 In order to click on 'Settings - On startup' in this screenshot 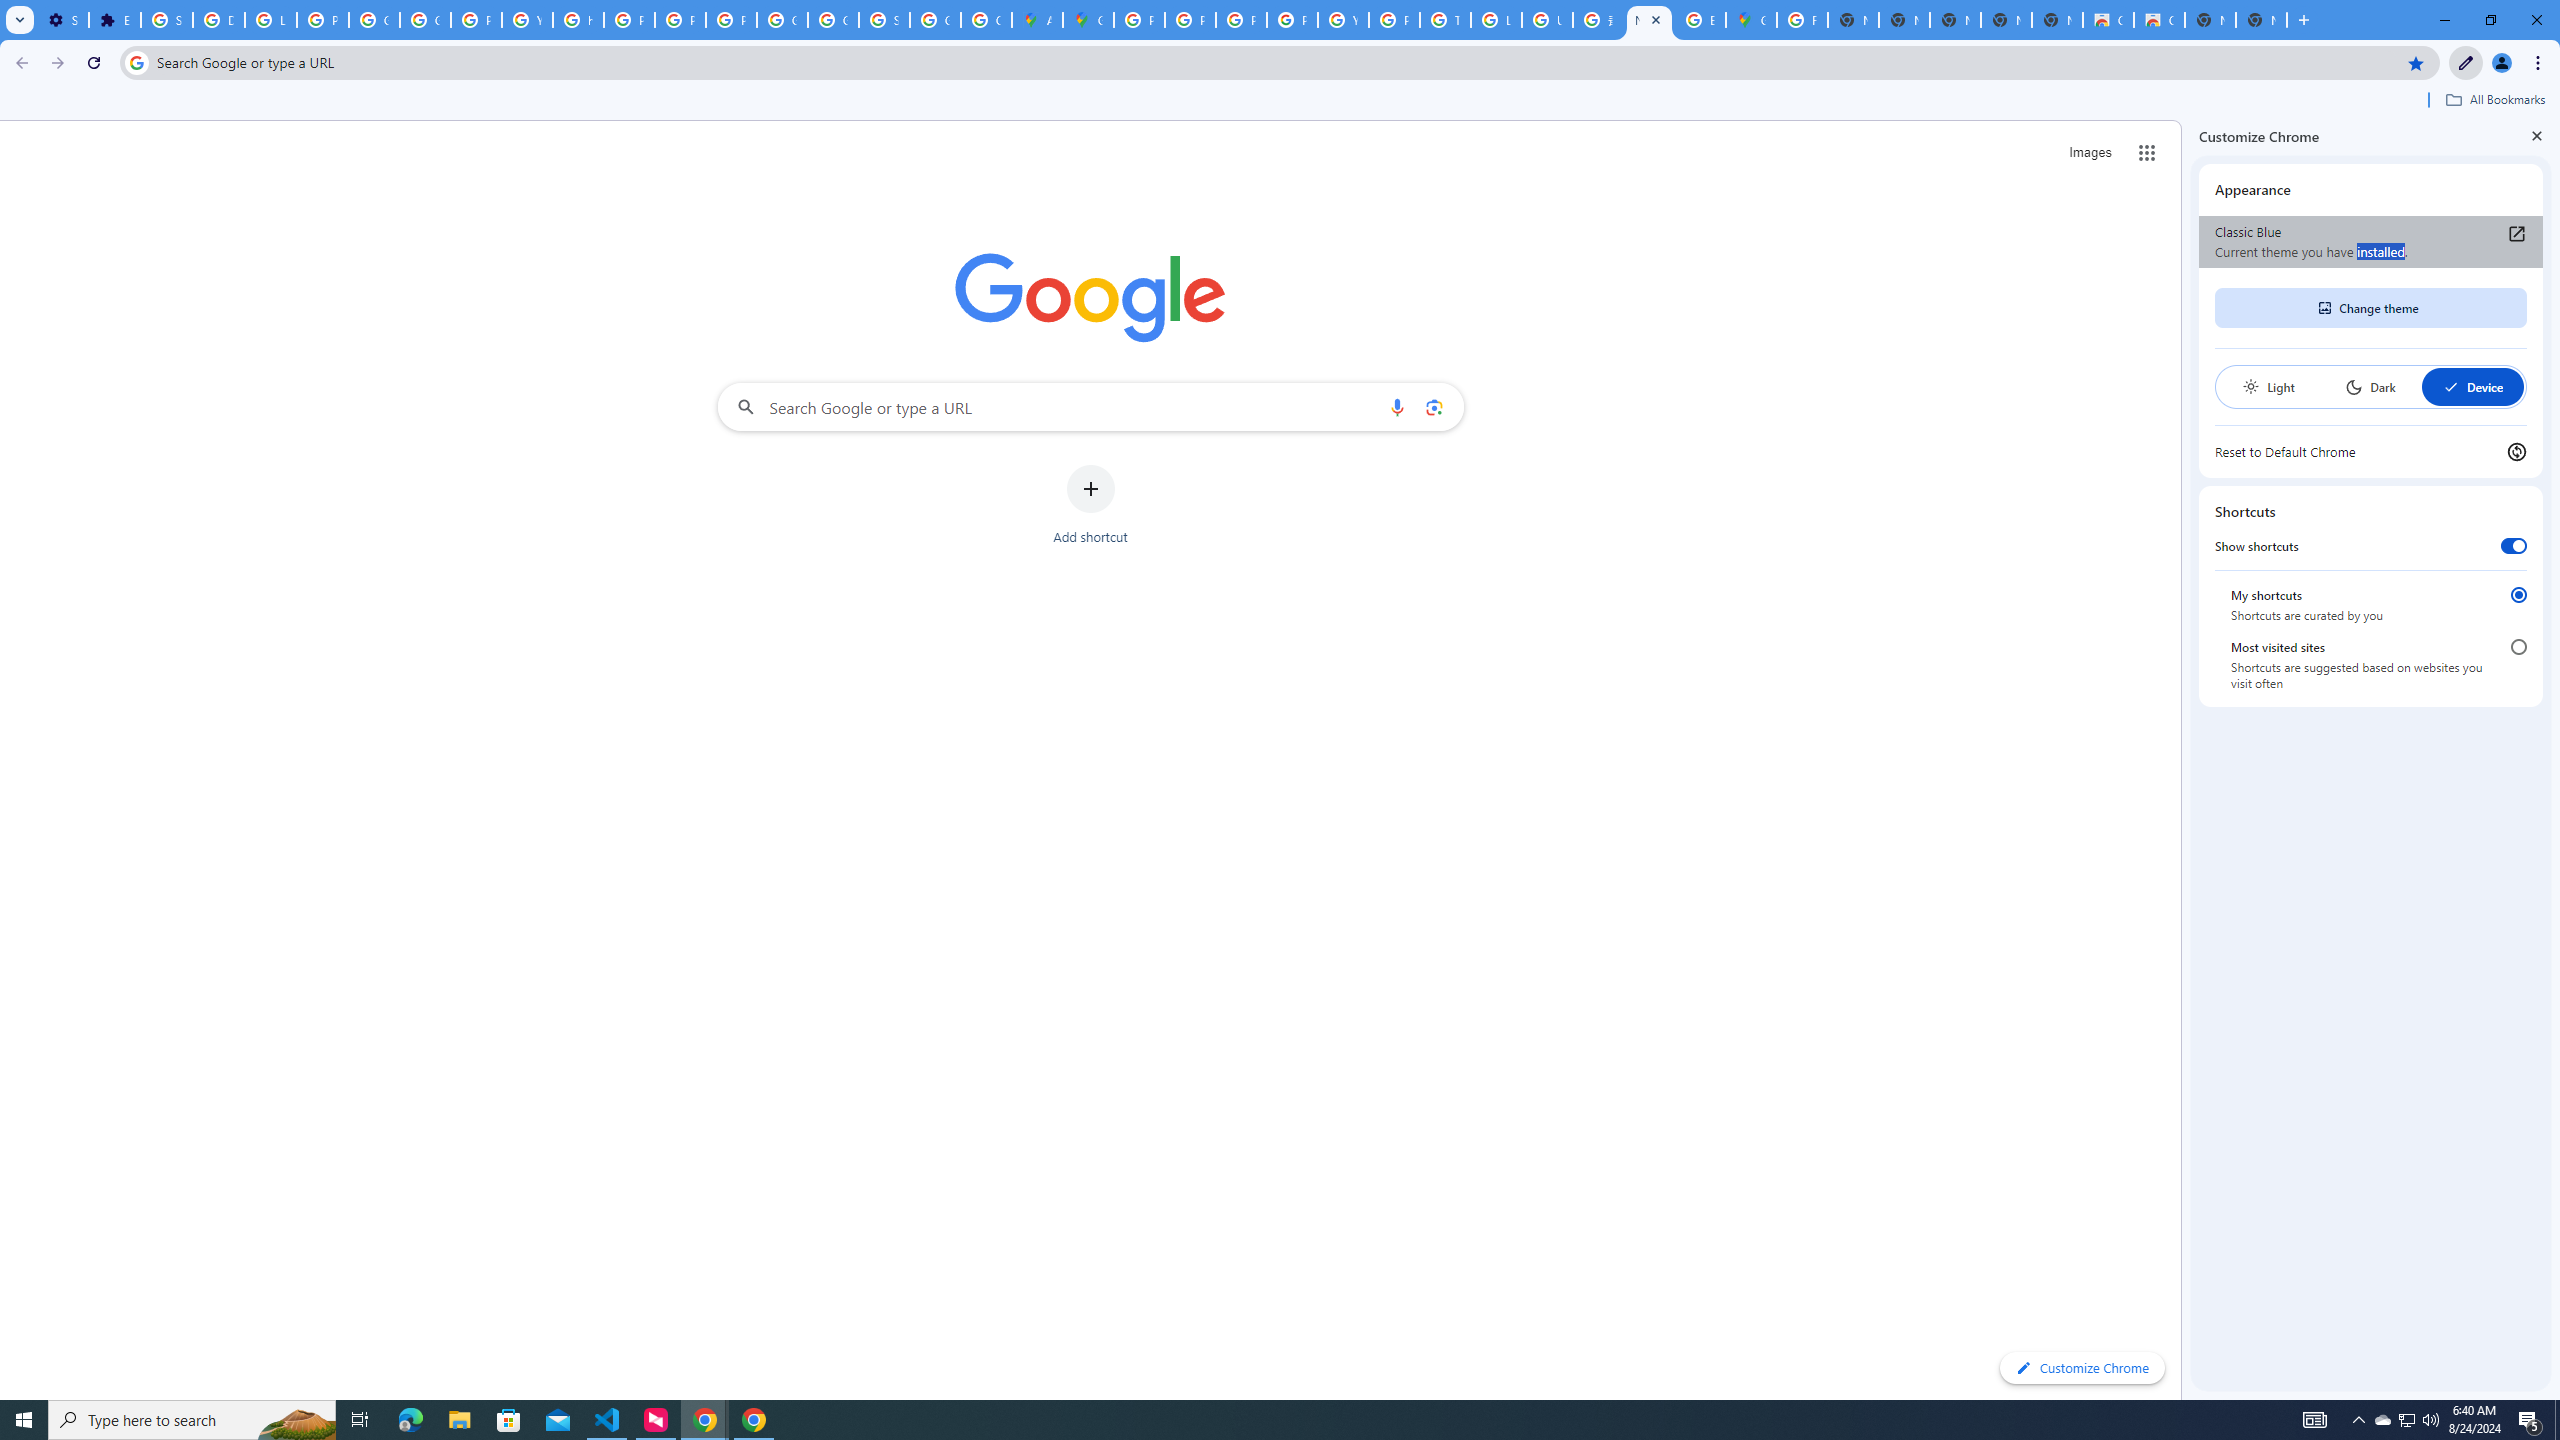, I will do `click(61, 19)`.